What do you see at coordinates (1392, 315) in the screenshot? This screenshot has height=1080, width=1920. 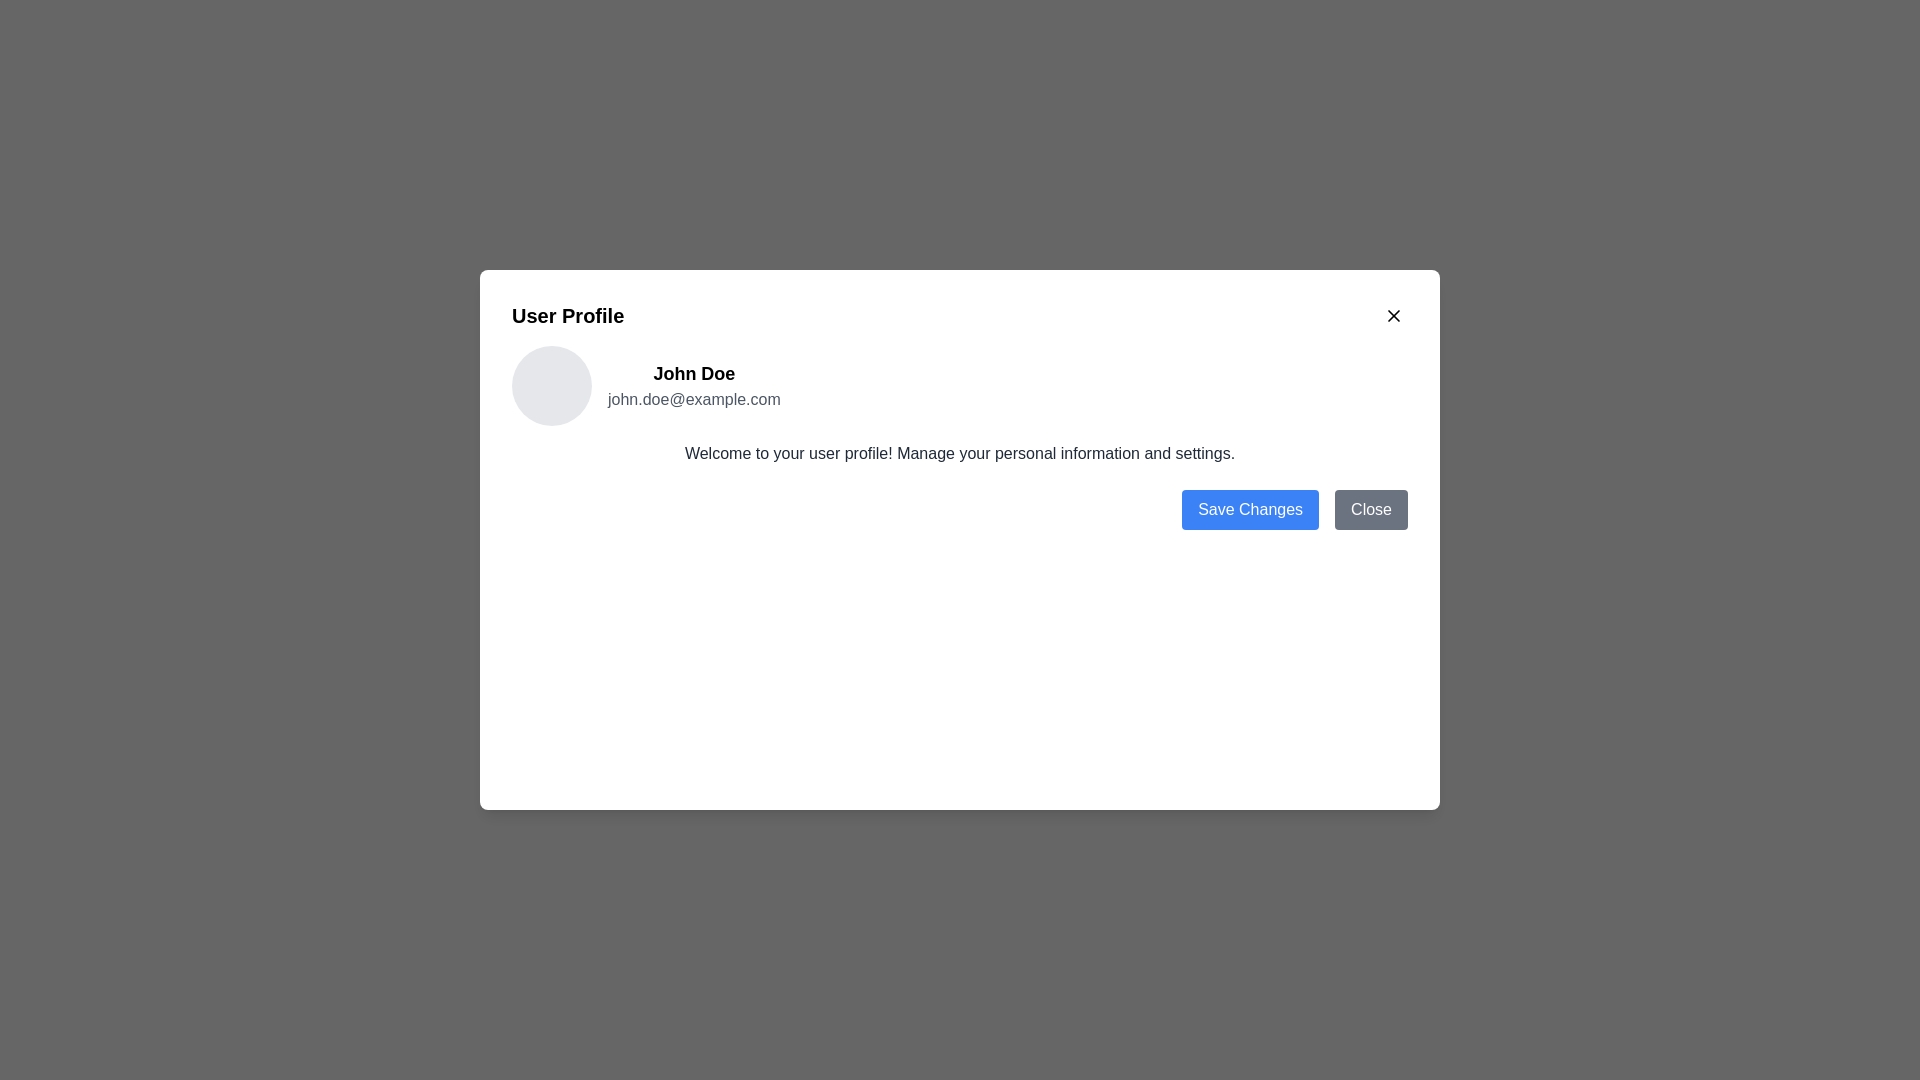 I see `the close button, which is a small cross (X) icon located in the top-right corner of the modal dialog` at bounding box center [1392, 315].